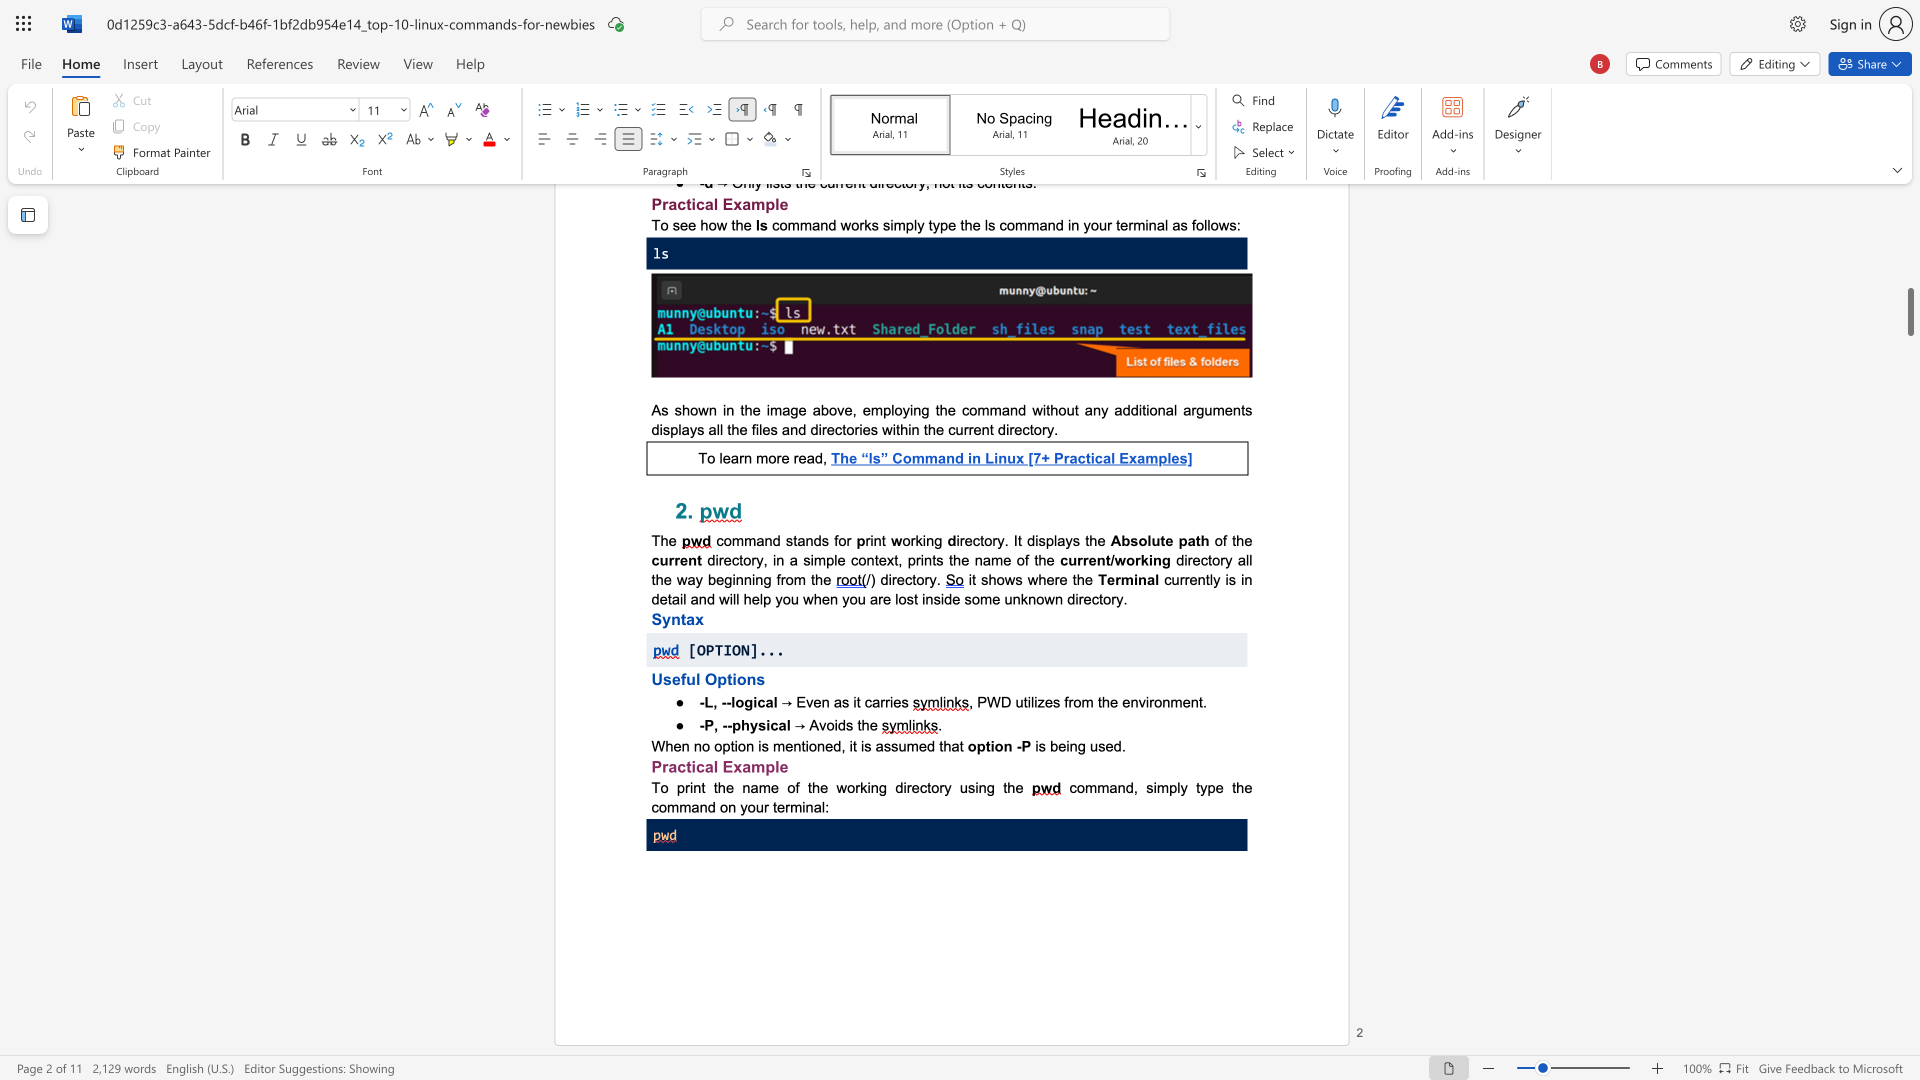  Describe the element at coordinates (1075, 786) in the screenshot. I see `the subset text "om" within the text "command, simply type the command on your terminal:"` at that location.